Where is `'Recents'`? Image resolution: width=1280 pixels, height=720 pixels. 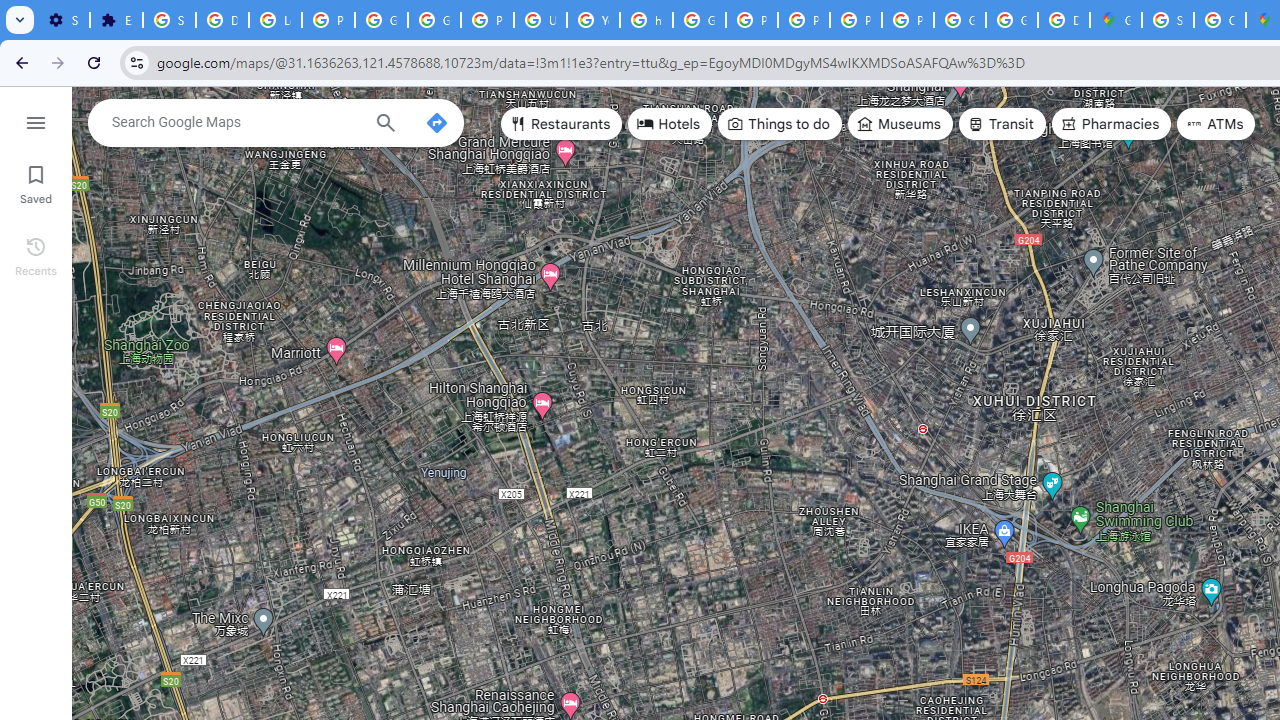
'Recents' is located at coordinates (35, 253).